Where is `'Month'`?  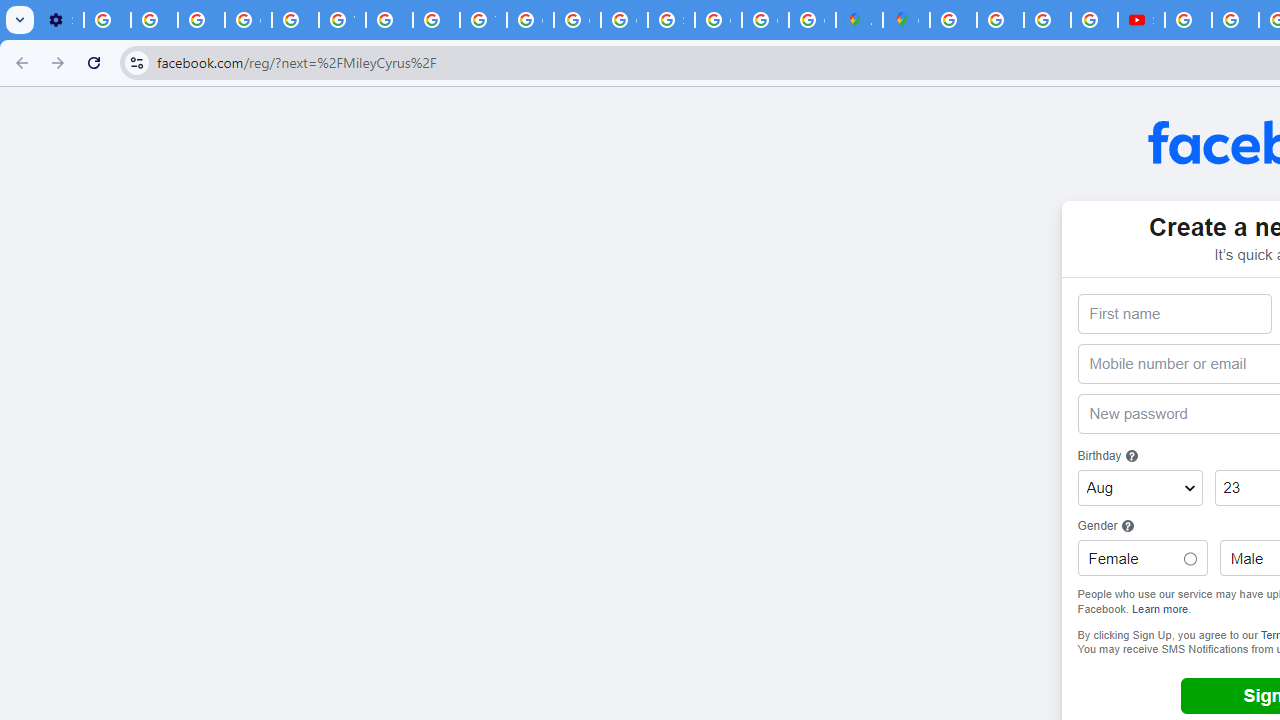 'Month' is located at coordinates (1139, 488).